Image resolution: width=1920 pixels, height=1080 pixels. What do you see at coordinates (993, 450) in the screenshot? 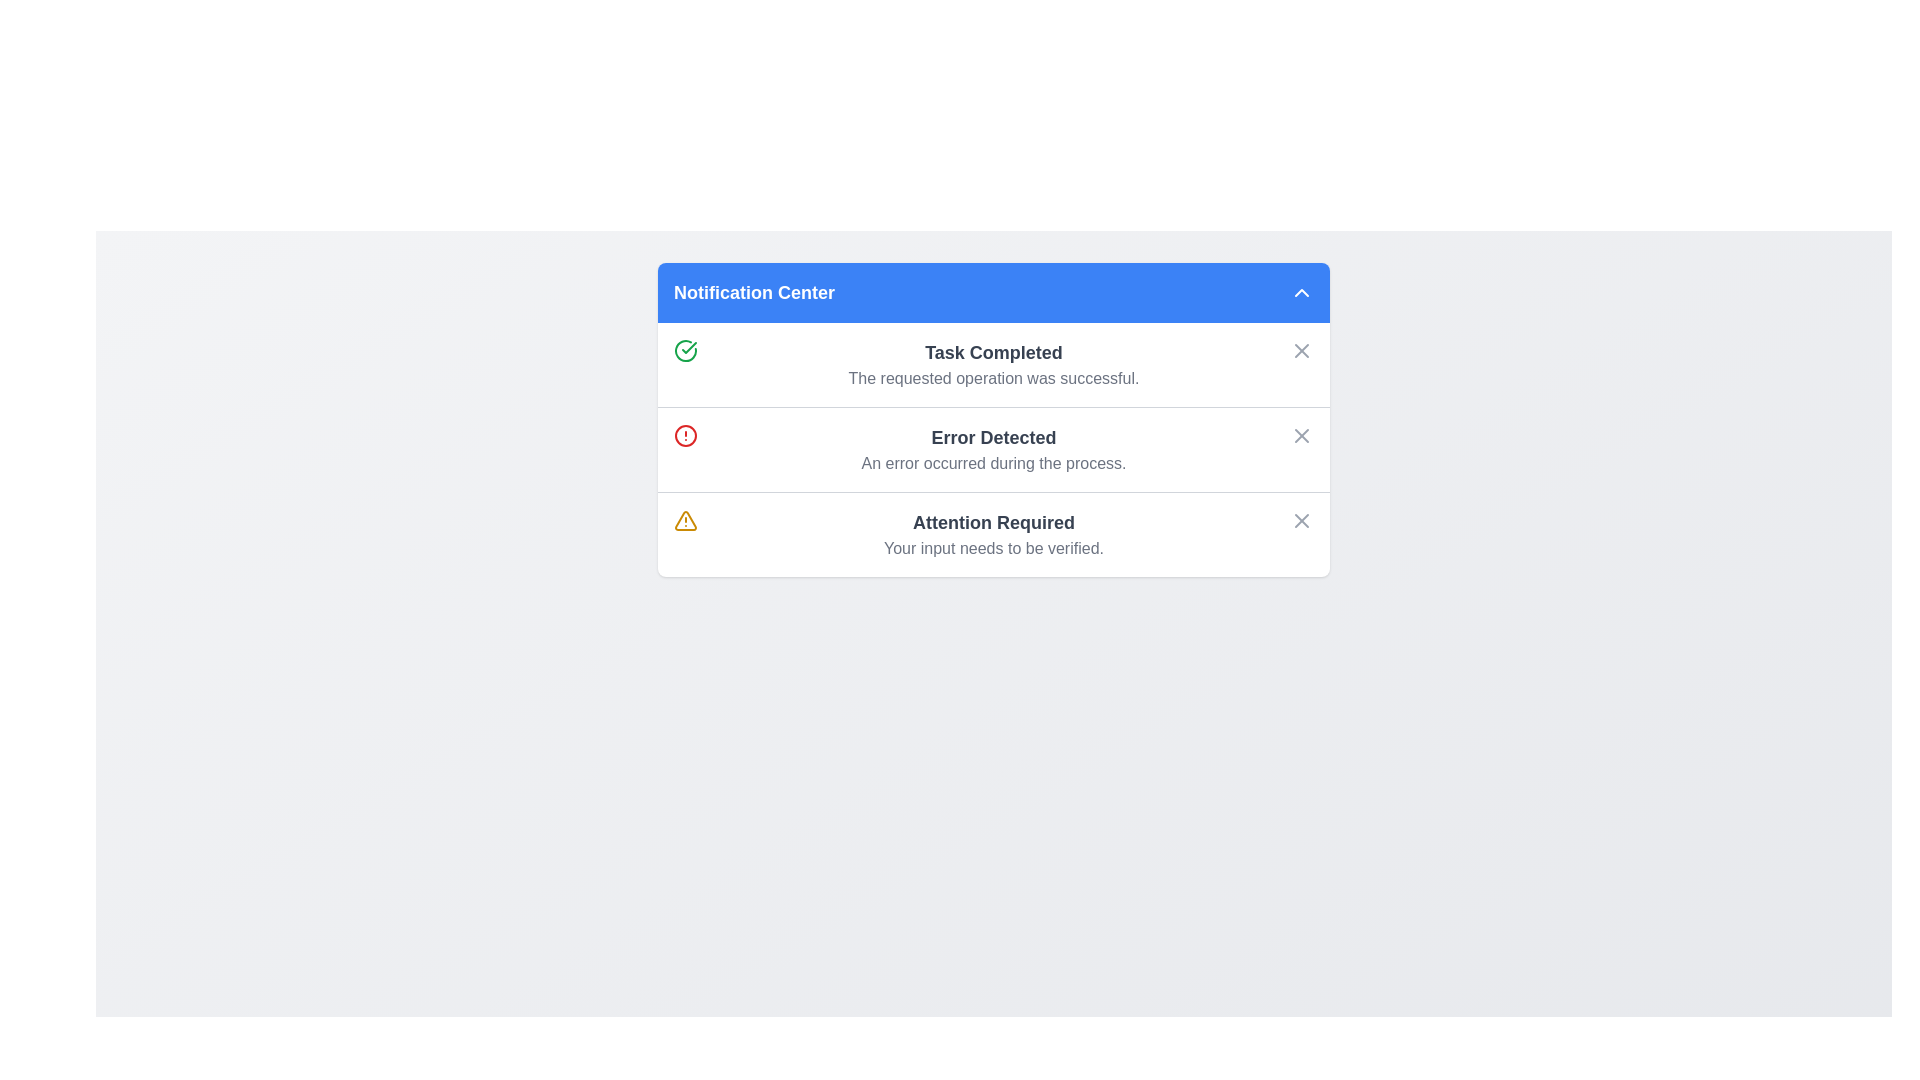
I see `the second notification item in the notification panel, which displays a red exclamation icon, the title 'Error Detected', and the message 'An error occurred during the process.'` at bounding box center [993, 450].